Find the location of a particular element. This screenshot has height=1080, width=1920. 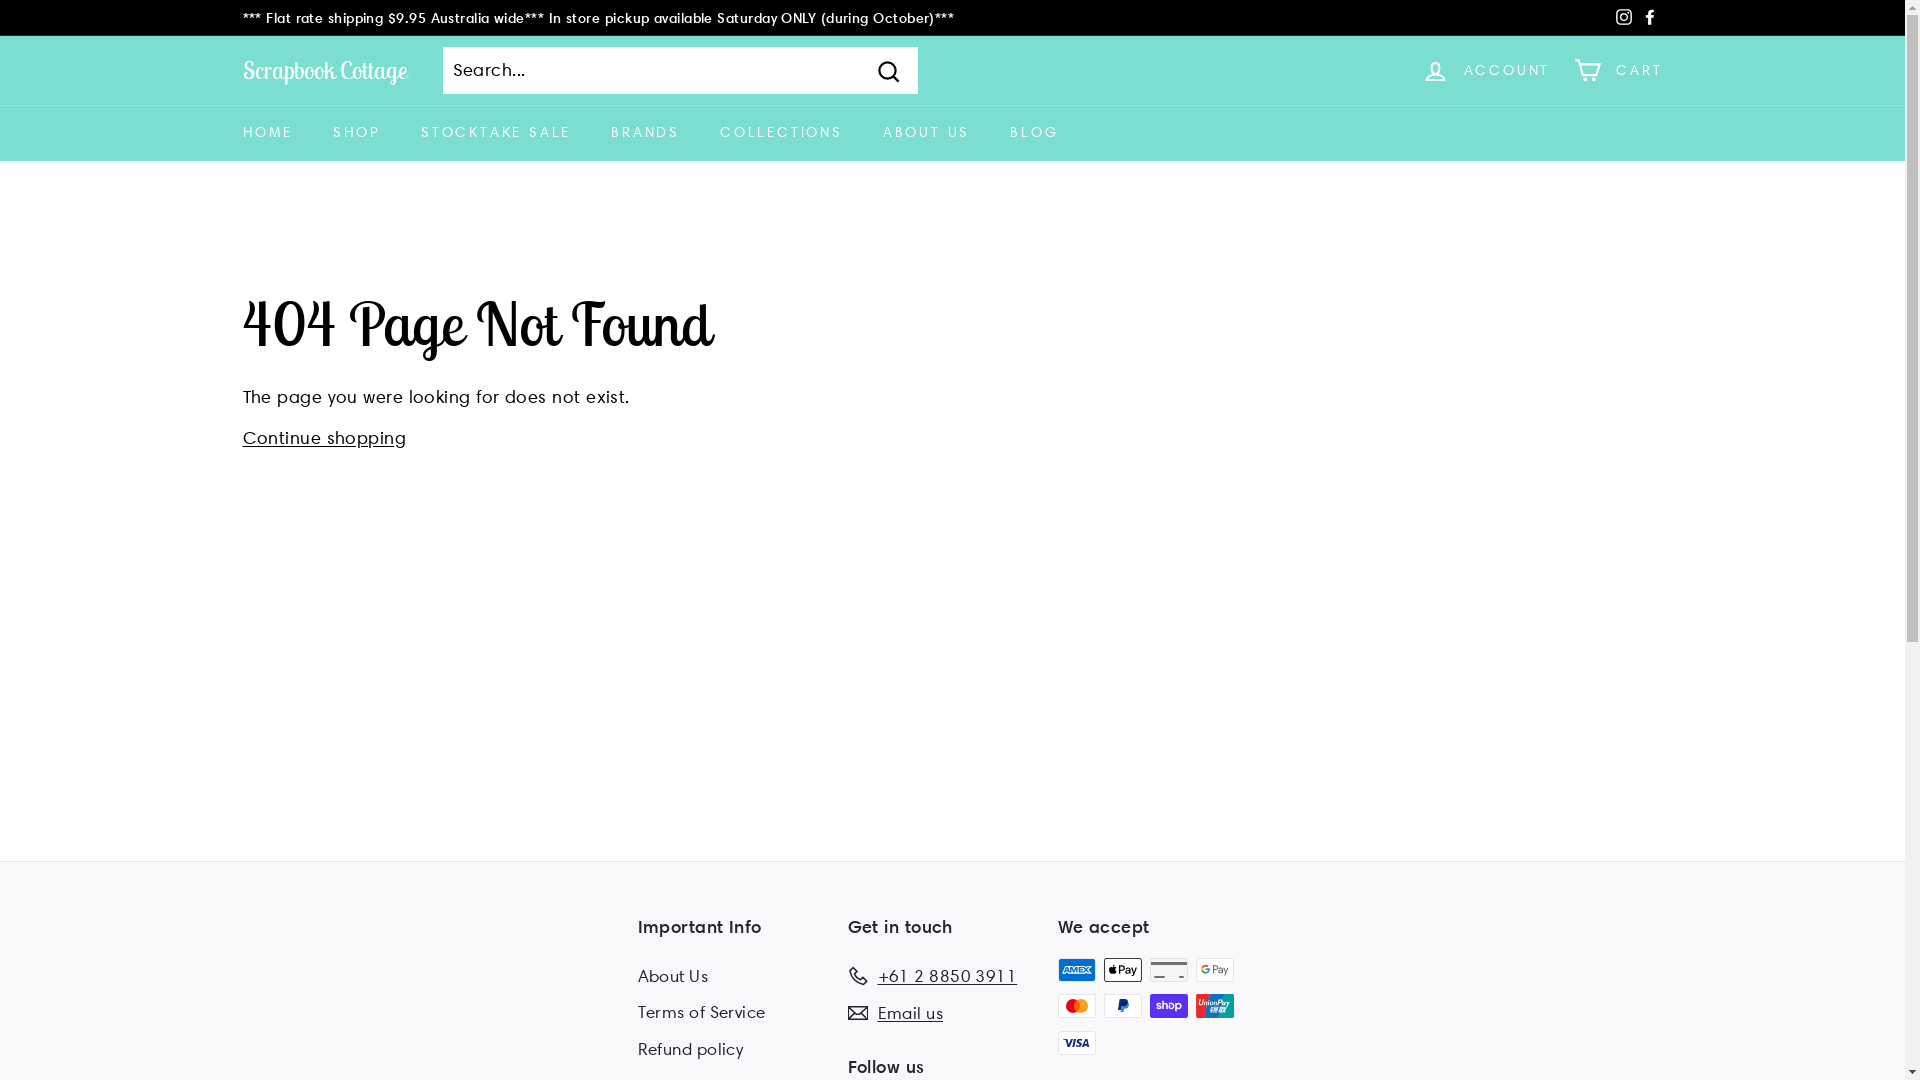

'Skip to content' is located at coordinates (0, 0).